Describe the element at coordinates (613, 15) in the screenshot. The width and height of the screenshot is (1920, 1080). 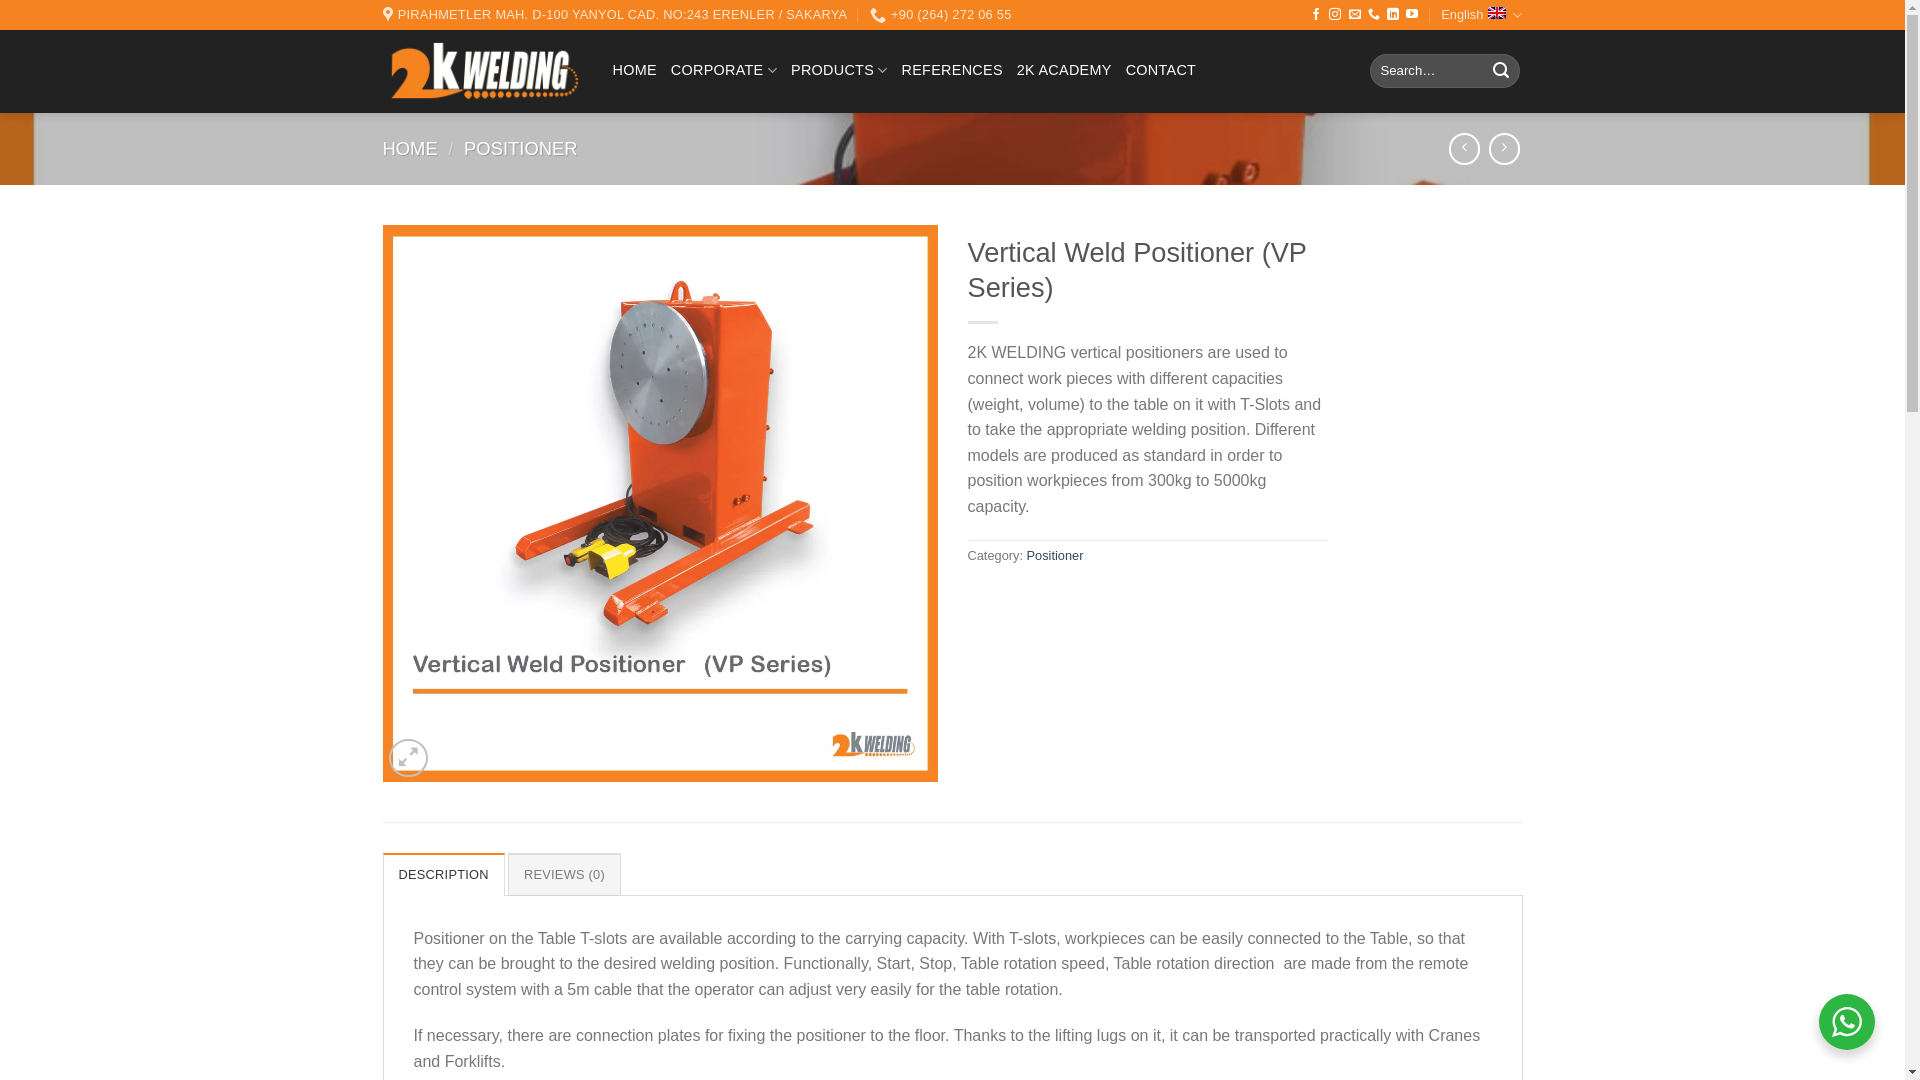
I see `'PIRAHMETLER MAH. D-100 YANYOL CAD. NO:243 ERENLER / SAKARYA'` at that location.